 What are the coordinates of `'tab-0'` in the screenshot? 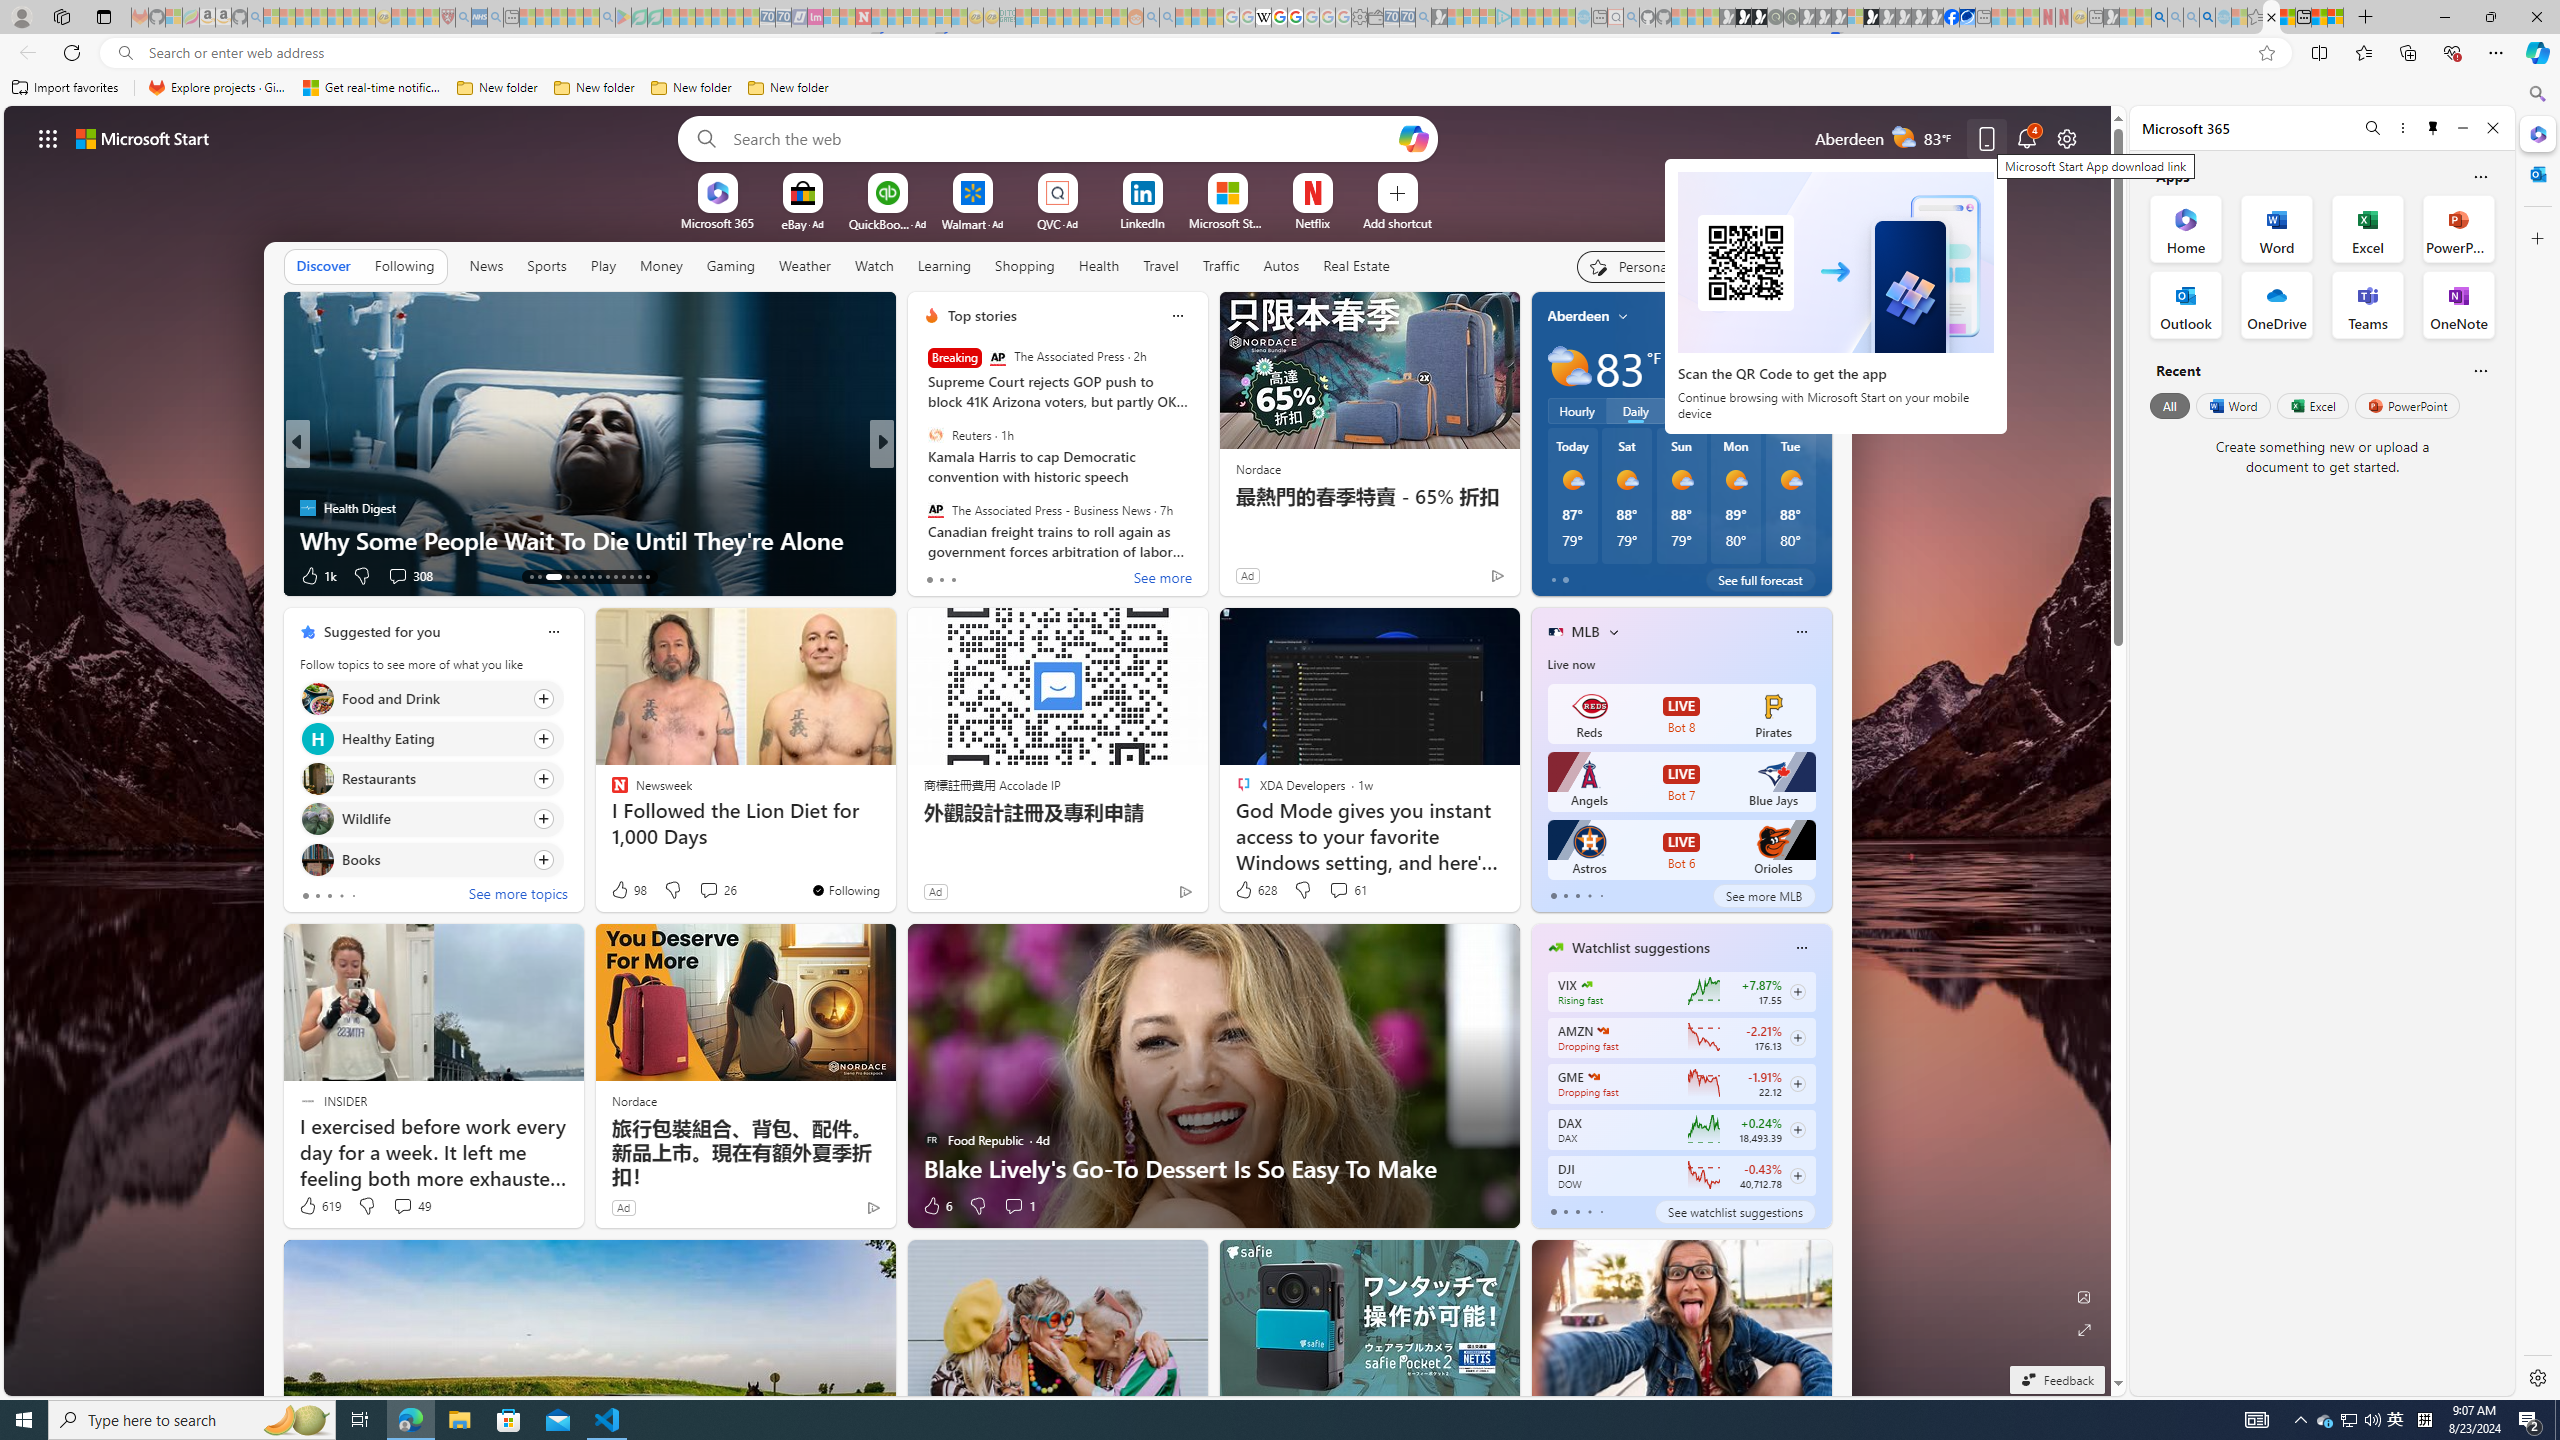 It's located at (1552, 1211).